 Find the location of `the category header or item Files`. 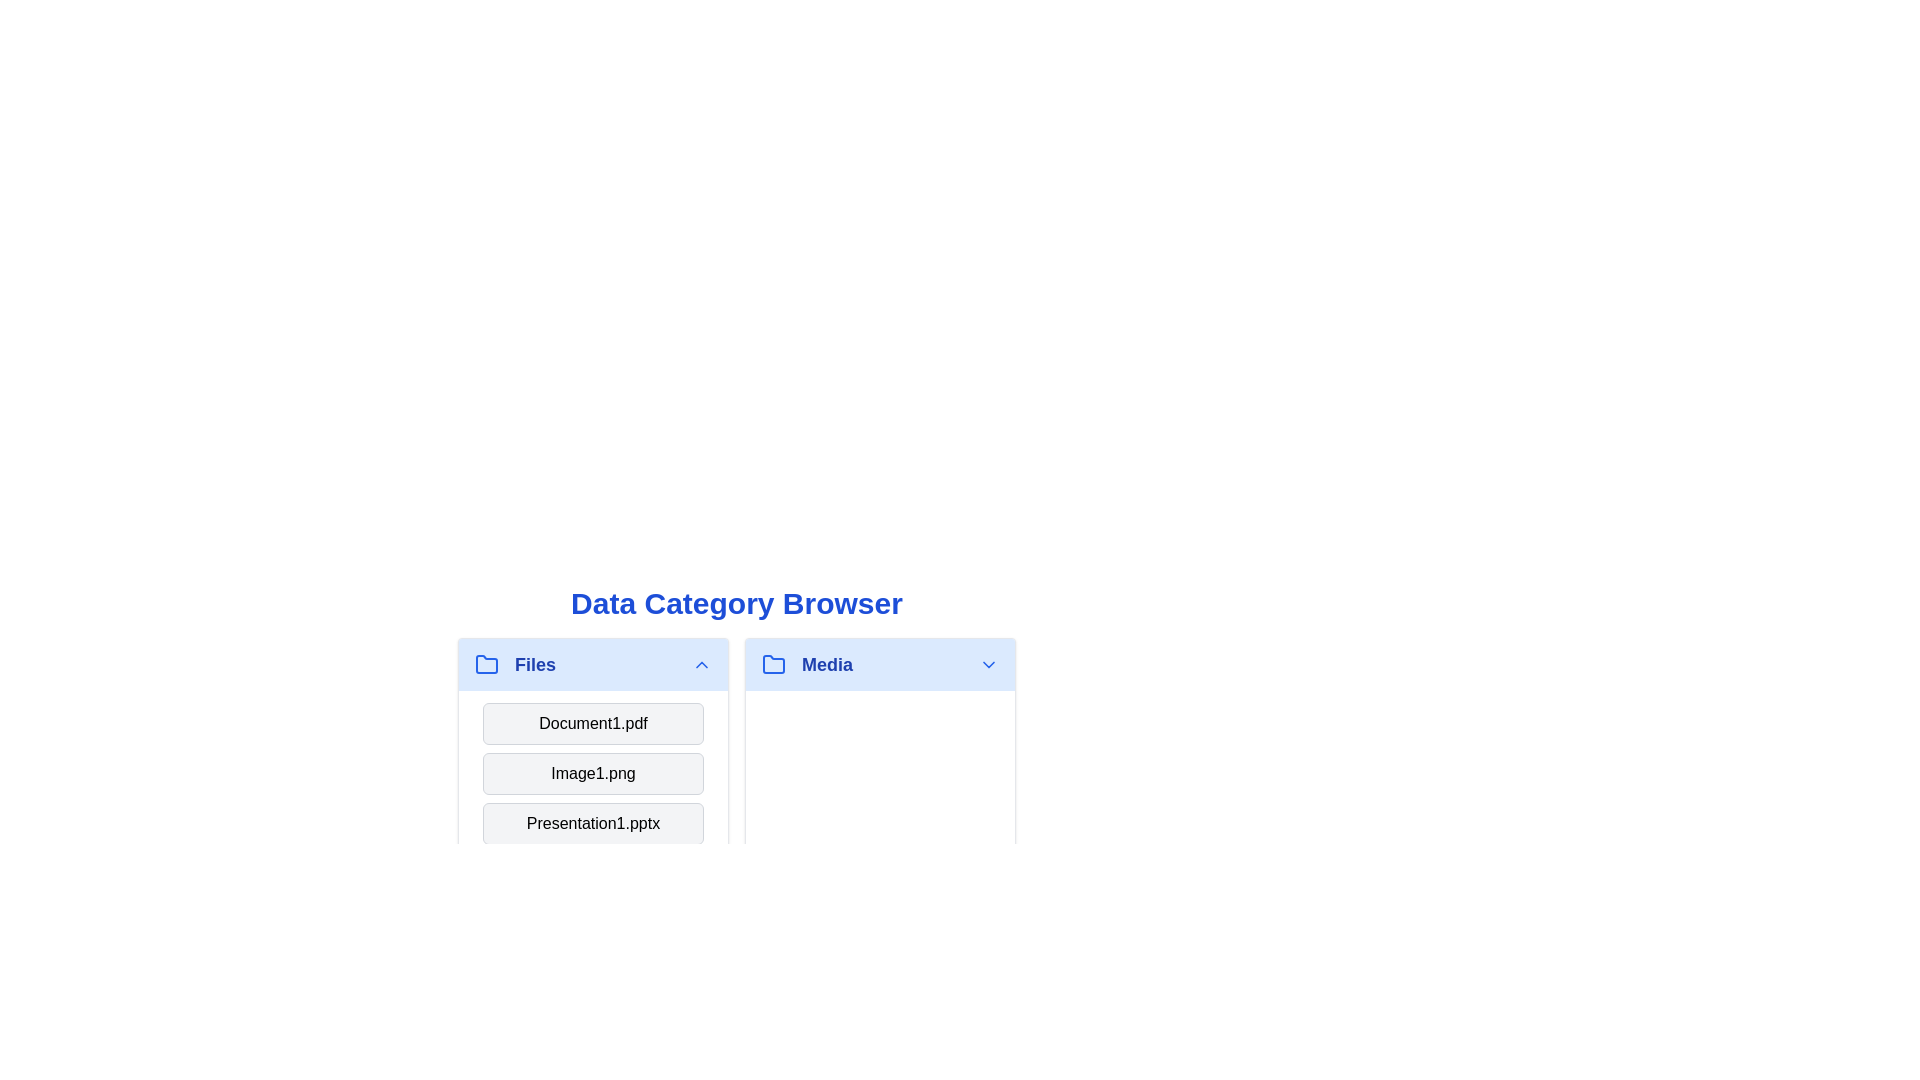

the category header or item Files is located at coordinates (592, 664).